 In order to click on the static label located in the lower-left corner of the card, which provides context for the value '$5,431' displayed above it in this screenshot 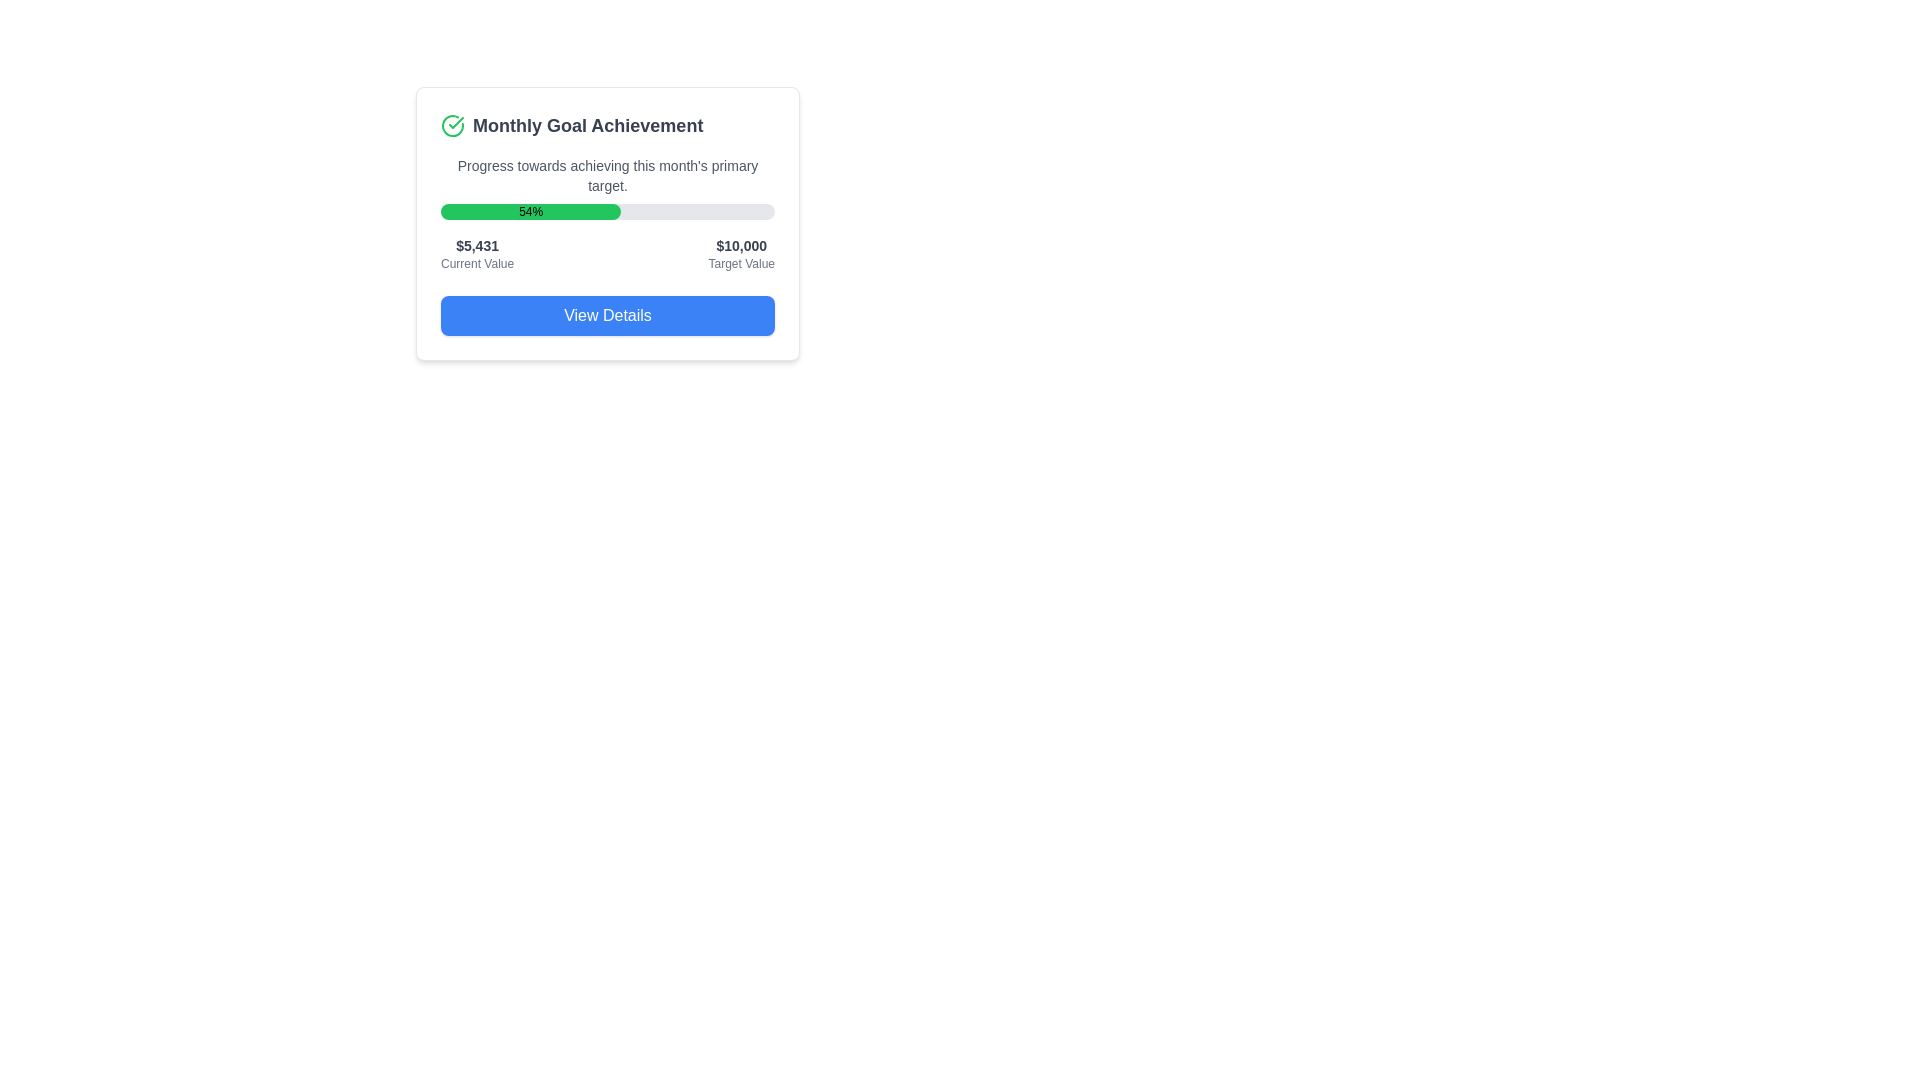, I will do `click(476, 262)`.